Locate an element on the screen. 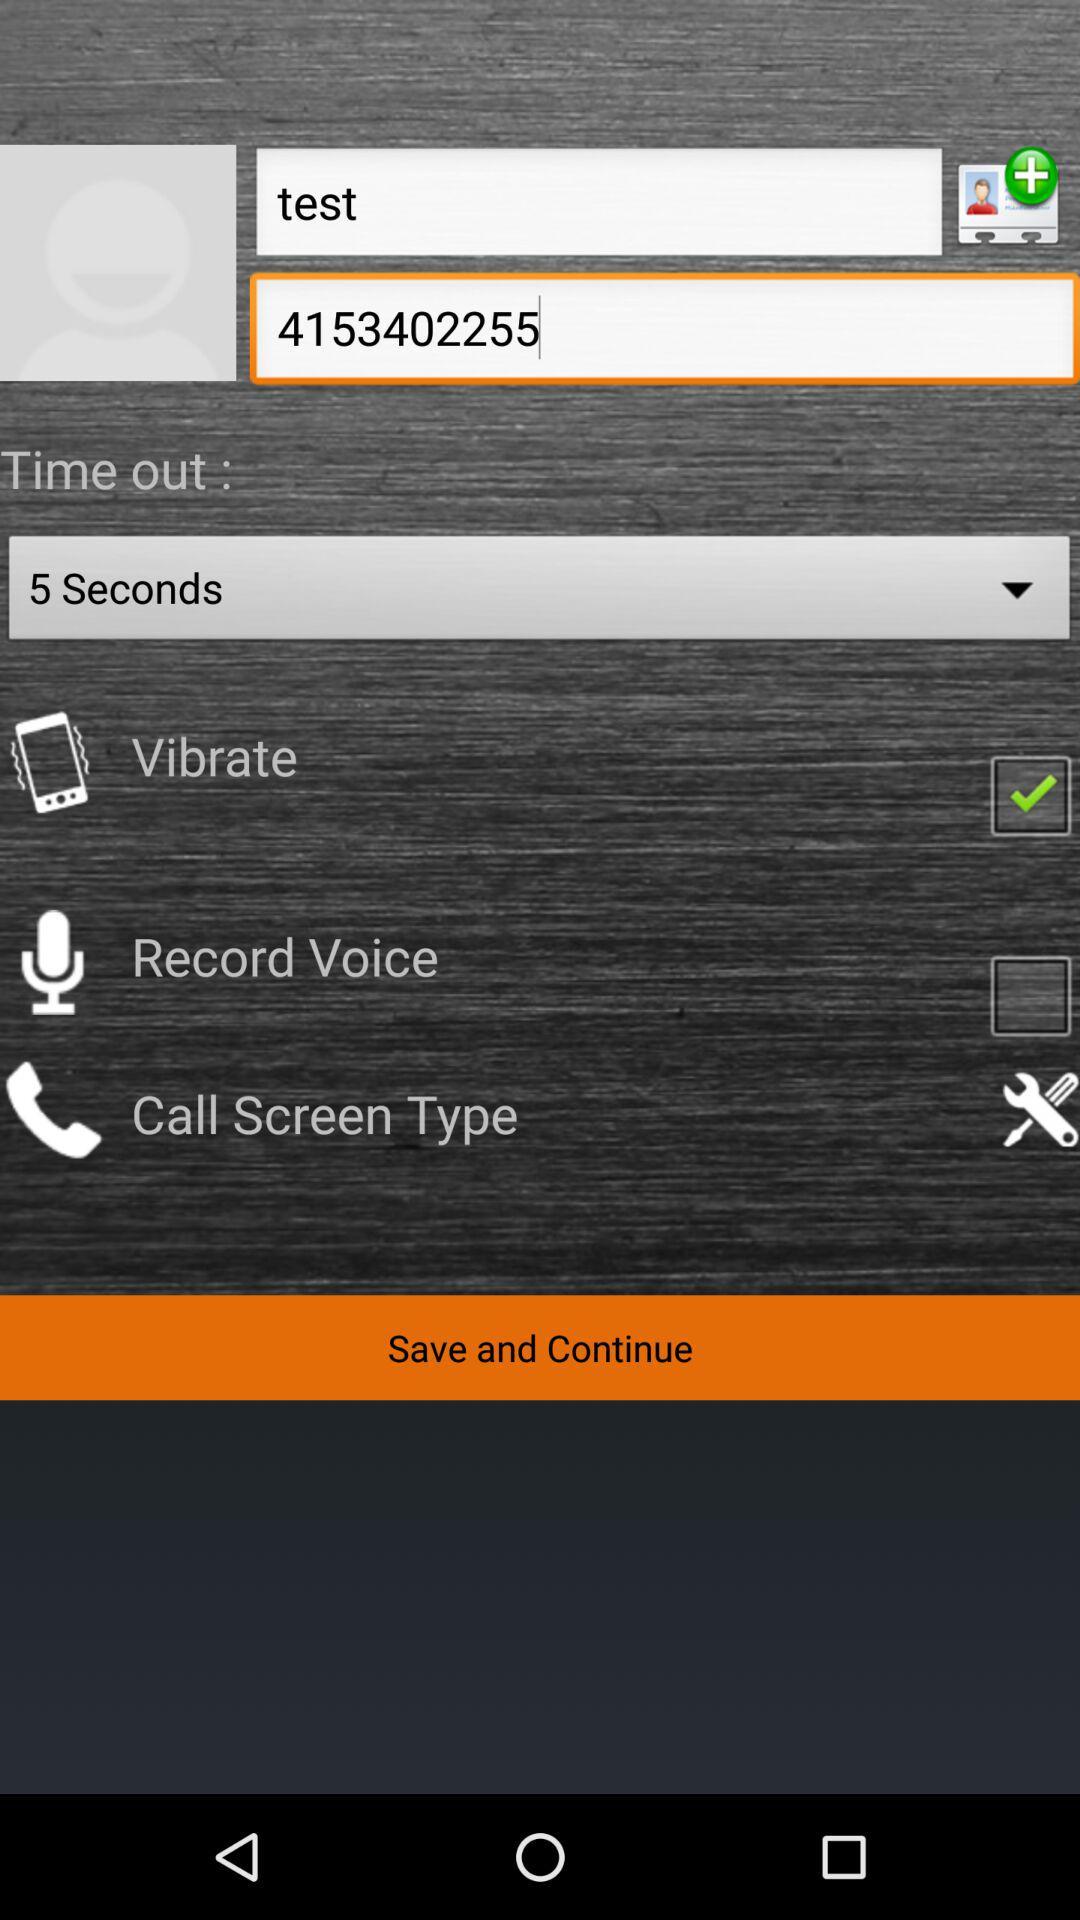  profile is located at coordinates (1008, 197).